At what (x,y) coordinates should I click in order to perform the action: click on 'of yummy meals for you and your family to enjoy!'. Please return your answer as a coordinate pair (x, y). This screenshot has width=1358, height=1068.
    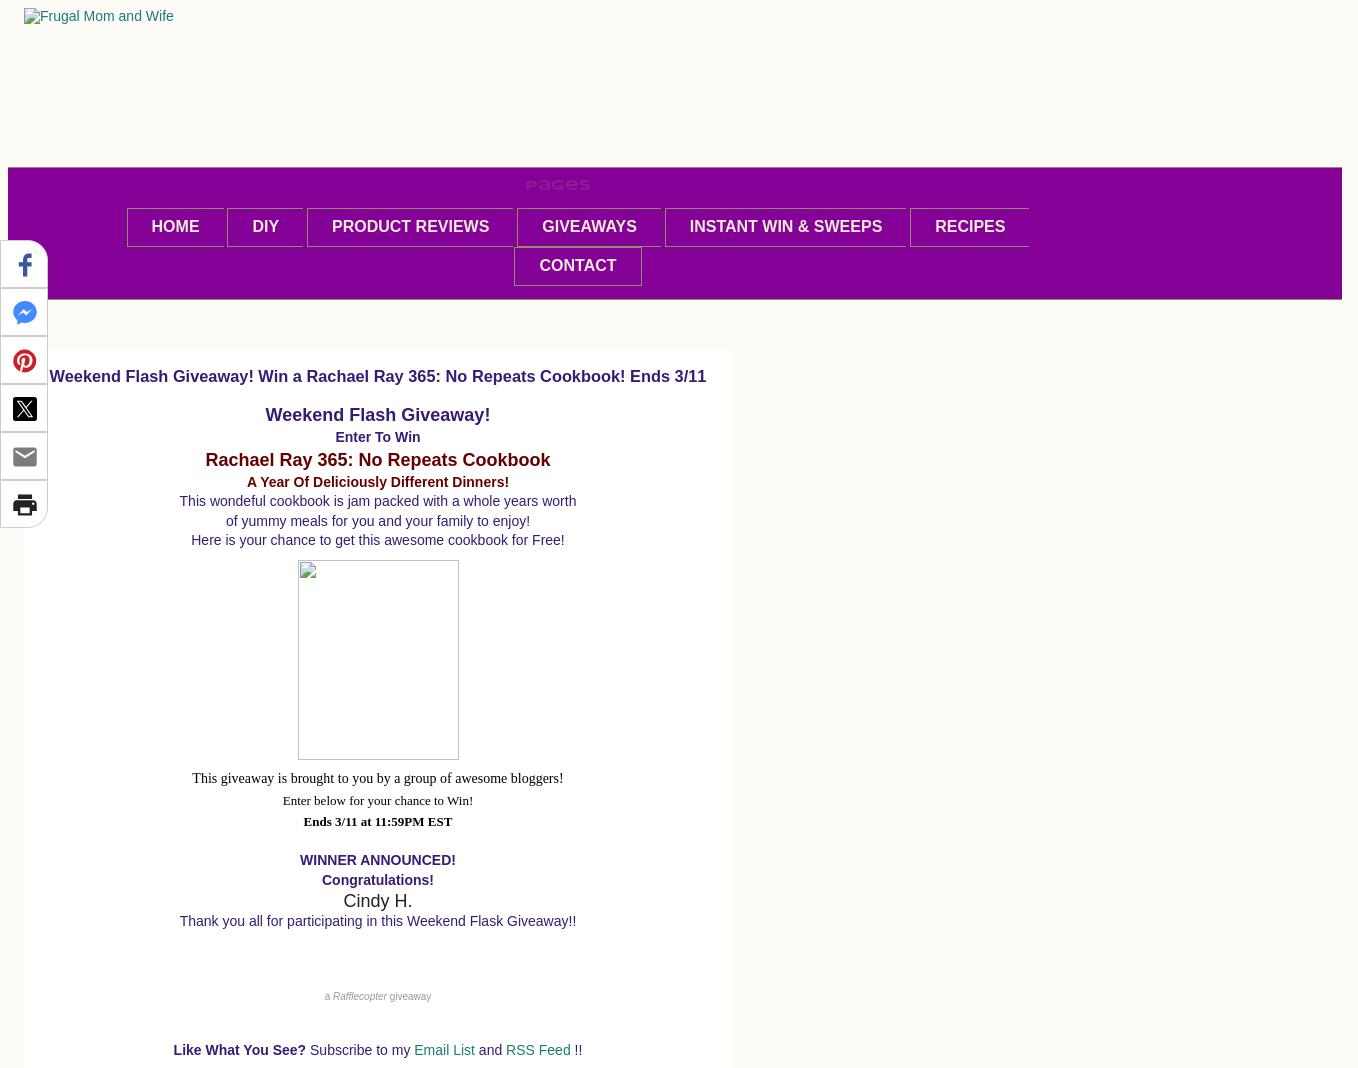
    Looking at the image, I should click on (224, 520).